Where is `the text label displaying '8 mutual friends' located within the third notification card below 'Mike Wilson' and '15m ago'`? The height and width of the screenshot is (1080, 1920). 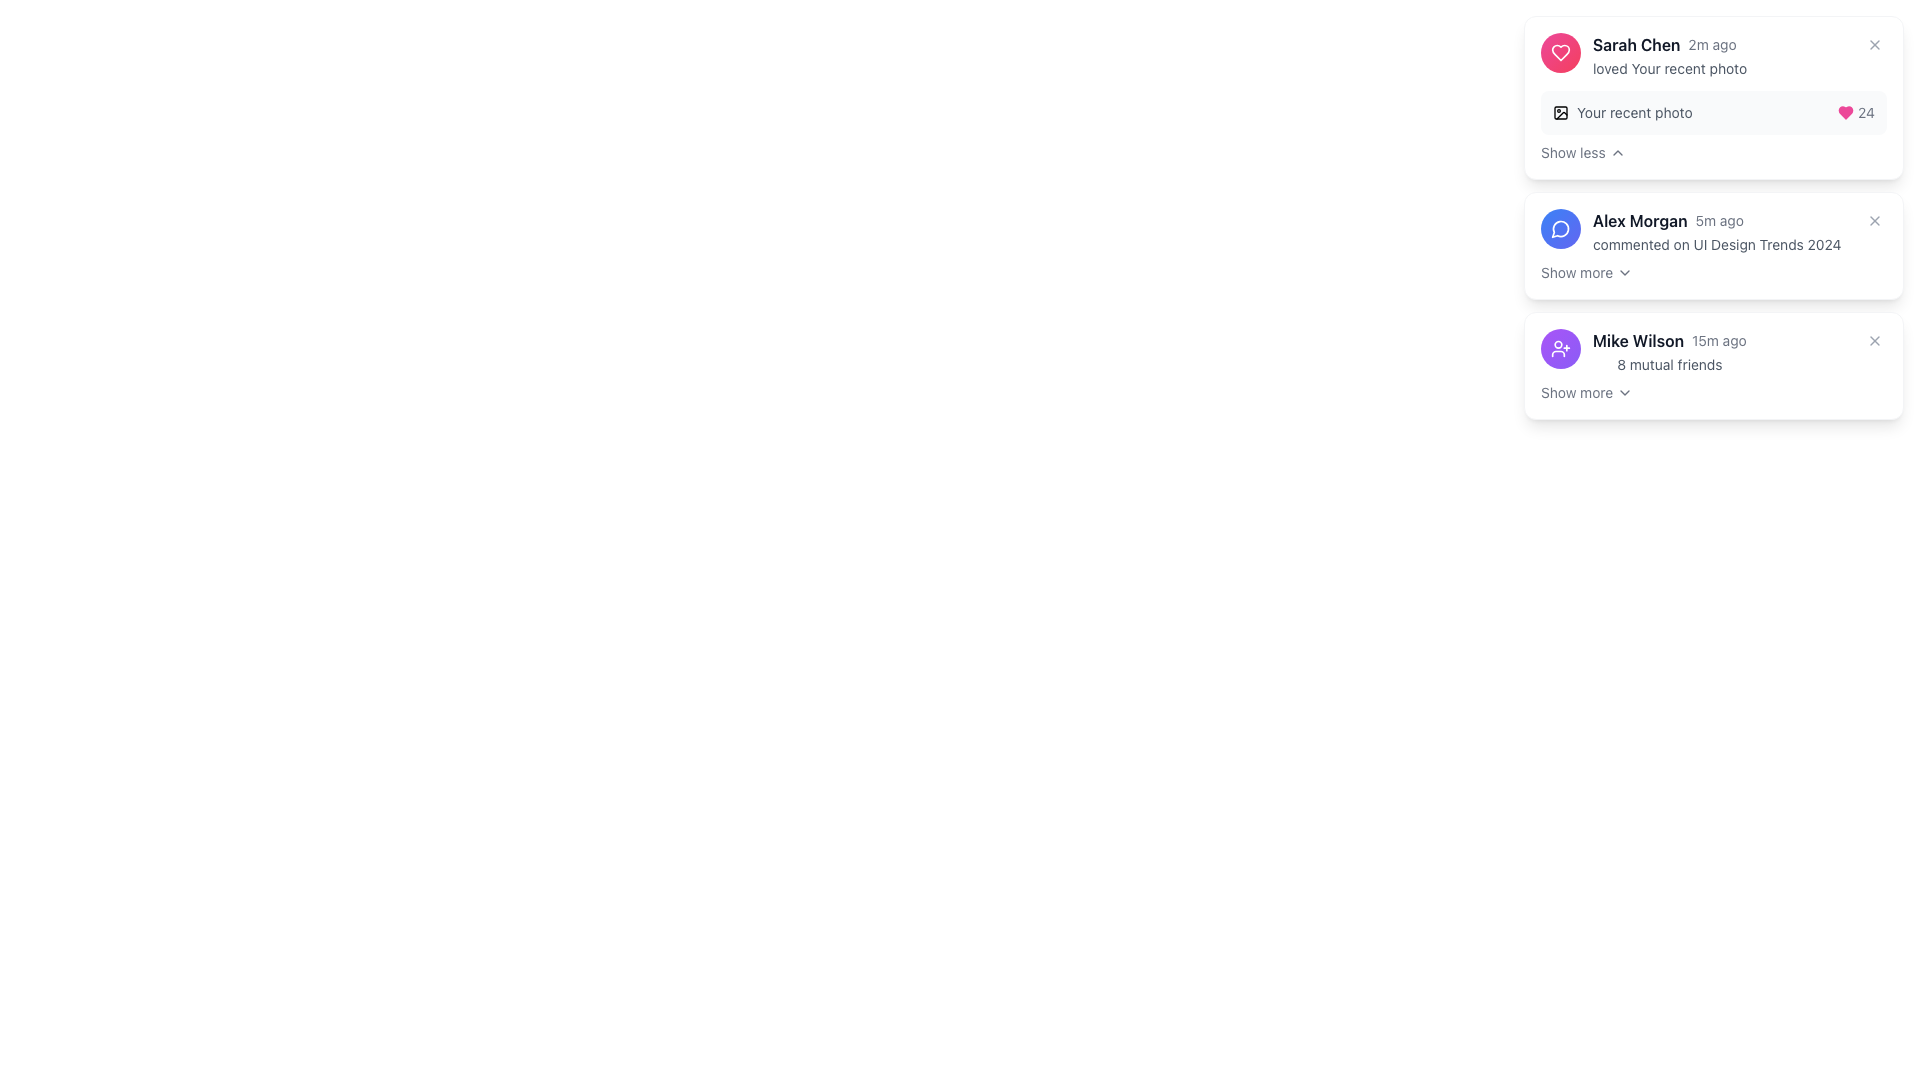 the text label displaying '8 mutual friends' located within the third notification card below 'Mike Wilson' and '15m ago' is located at coordinates (1669, 364).